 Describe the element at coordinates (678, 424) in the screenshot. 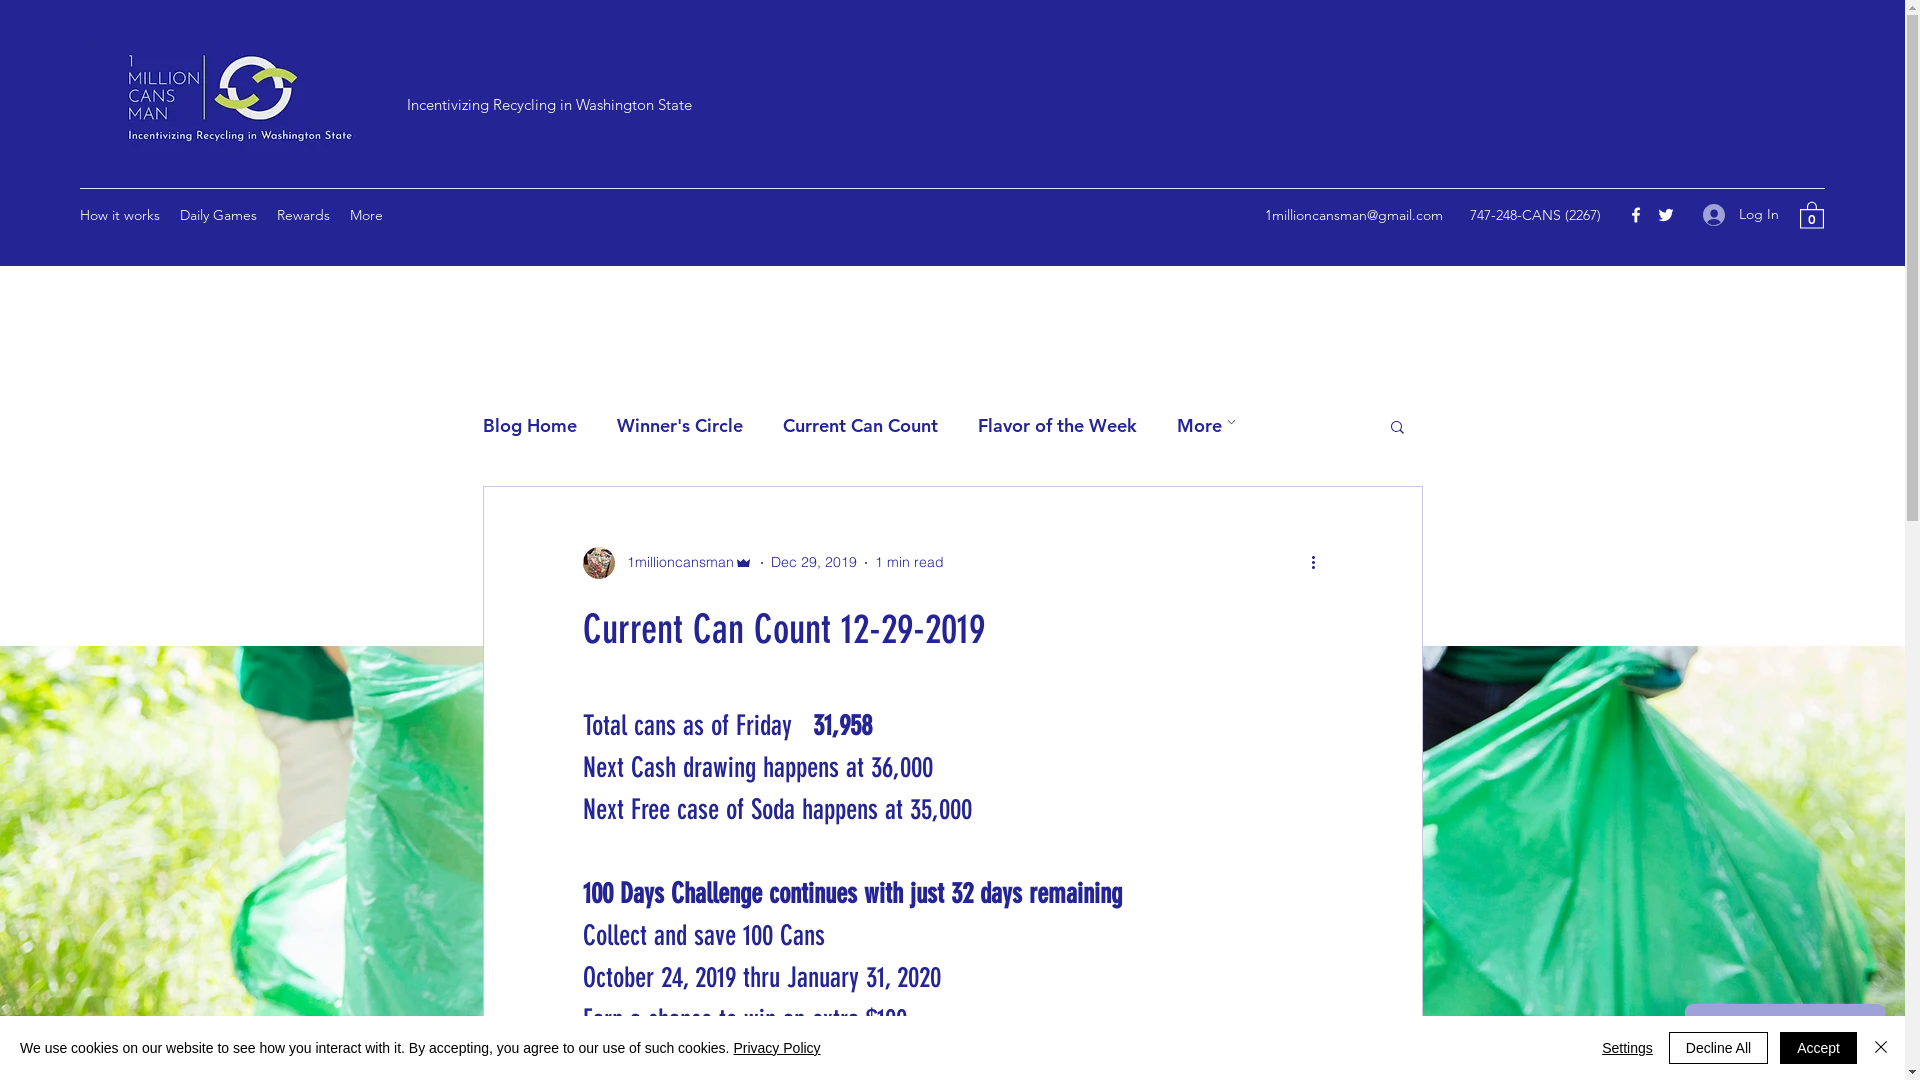

I see `'Winner's Circle'` at that location.